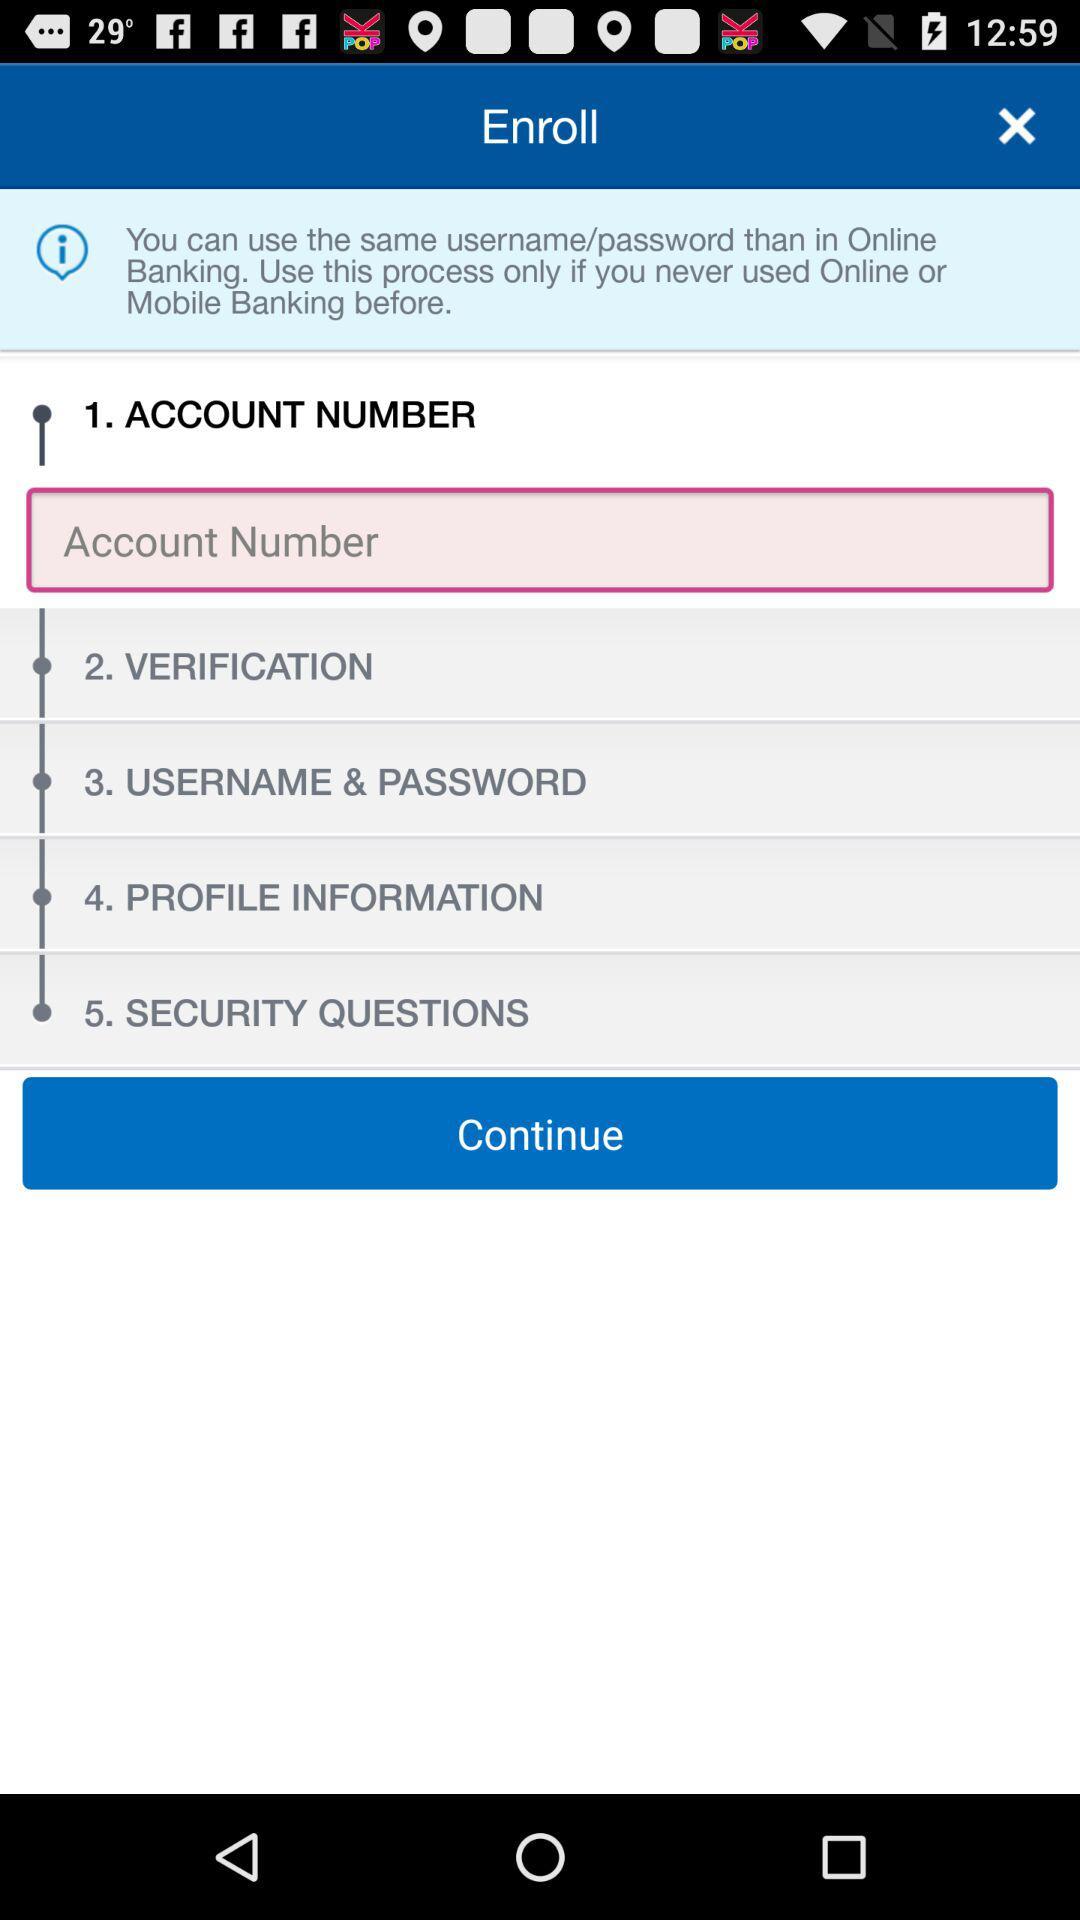  What do you see at coordinates (1017, 124) in the screenshot?
I see `the item next to enroll item` at bounding box center [1017, 124].